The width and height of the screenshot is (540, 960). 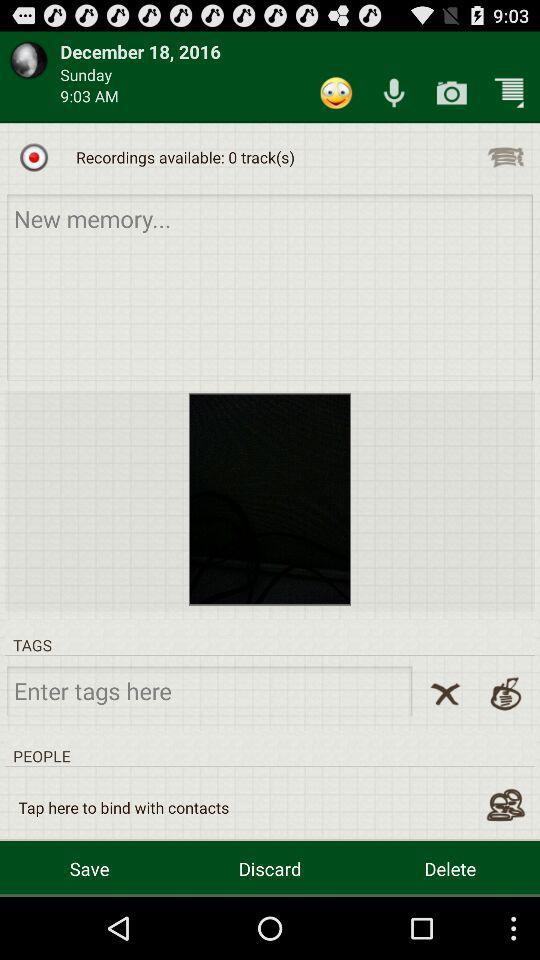 What do you see at coordinates (336, 93) in the screenshot?
I see `icon to the right of the sunday item` at bounding box center [336, 93].